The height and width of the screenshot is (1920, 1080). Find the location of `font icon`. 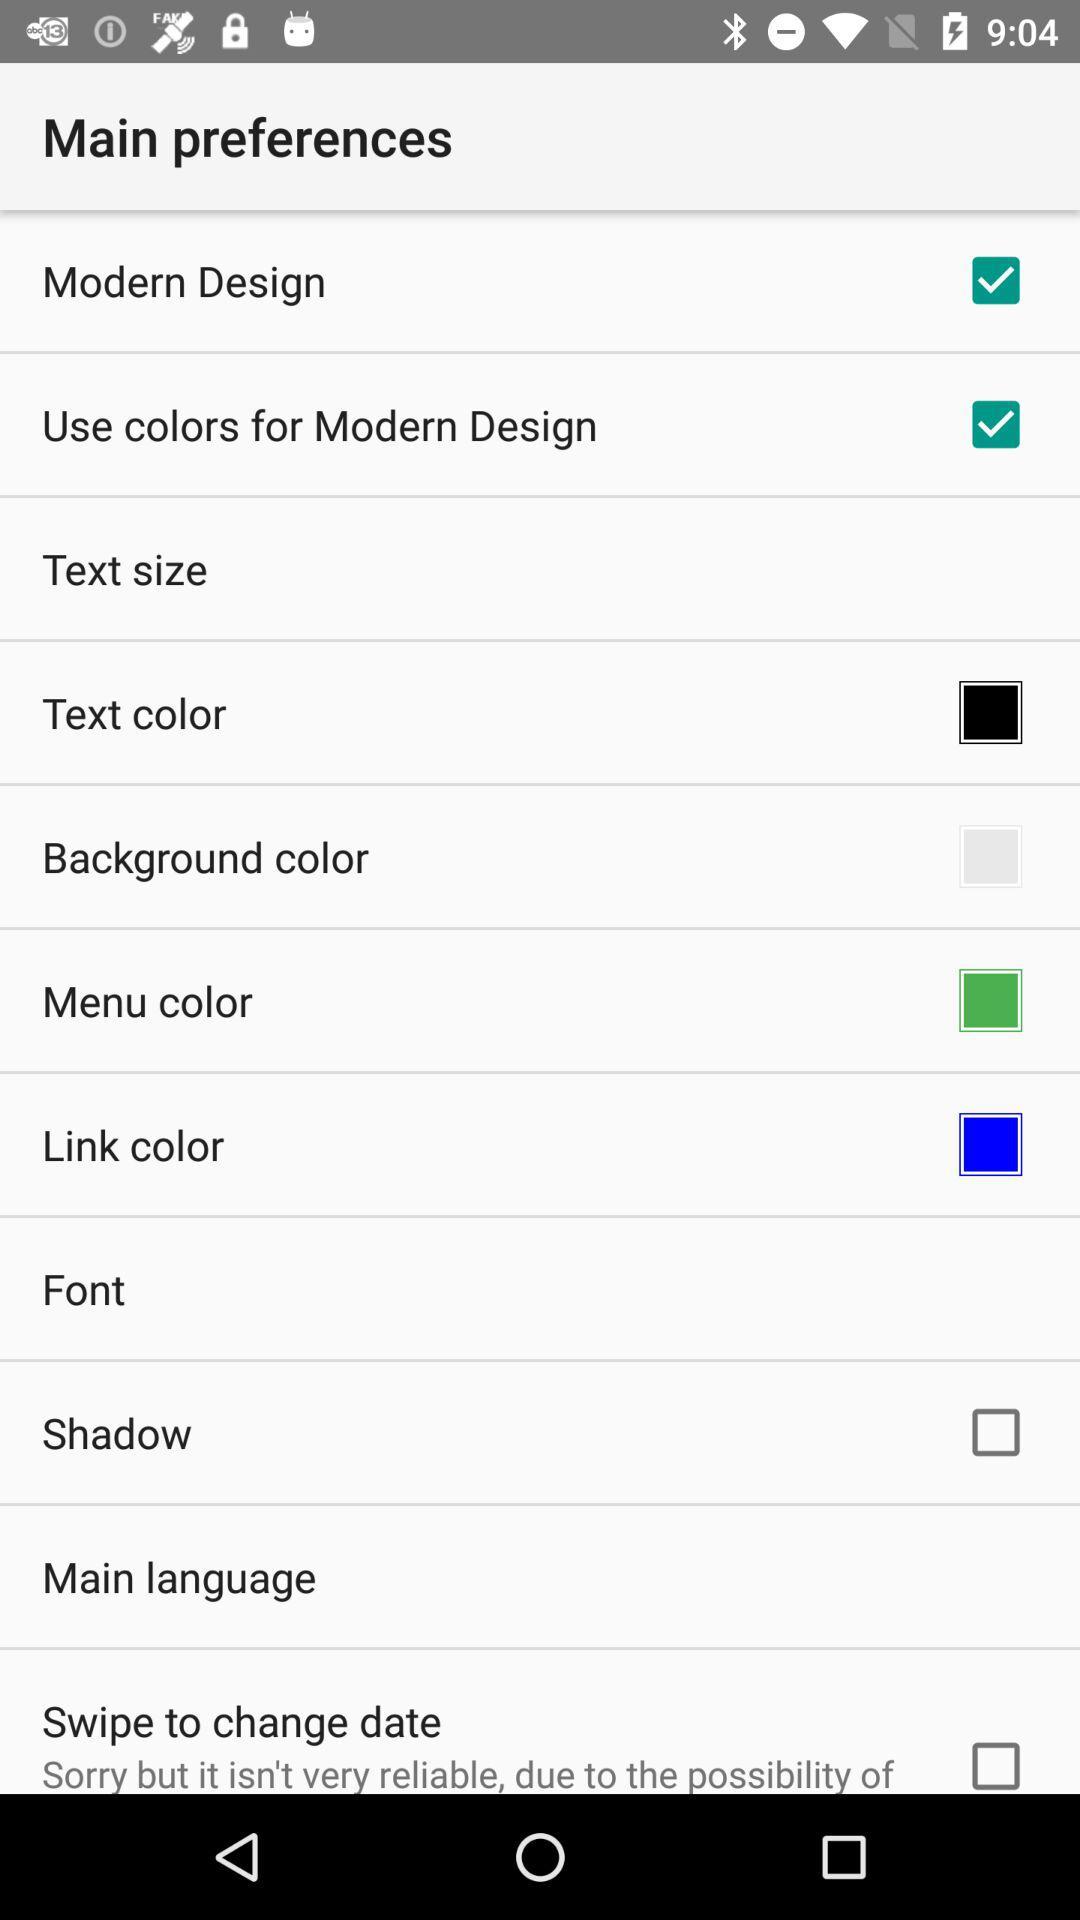

font icon is located at coordinates (82, 1288).